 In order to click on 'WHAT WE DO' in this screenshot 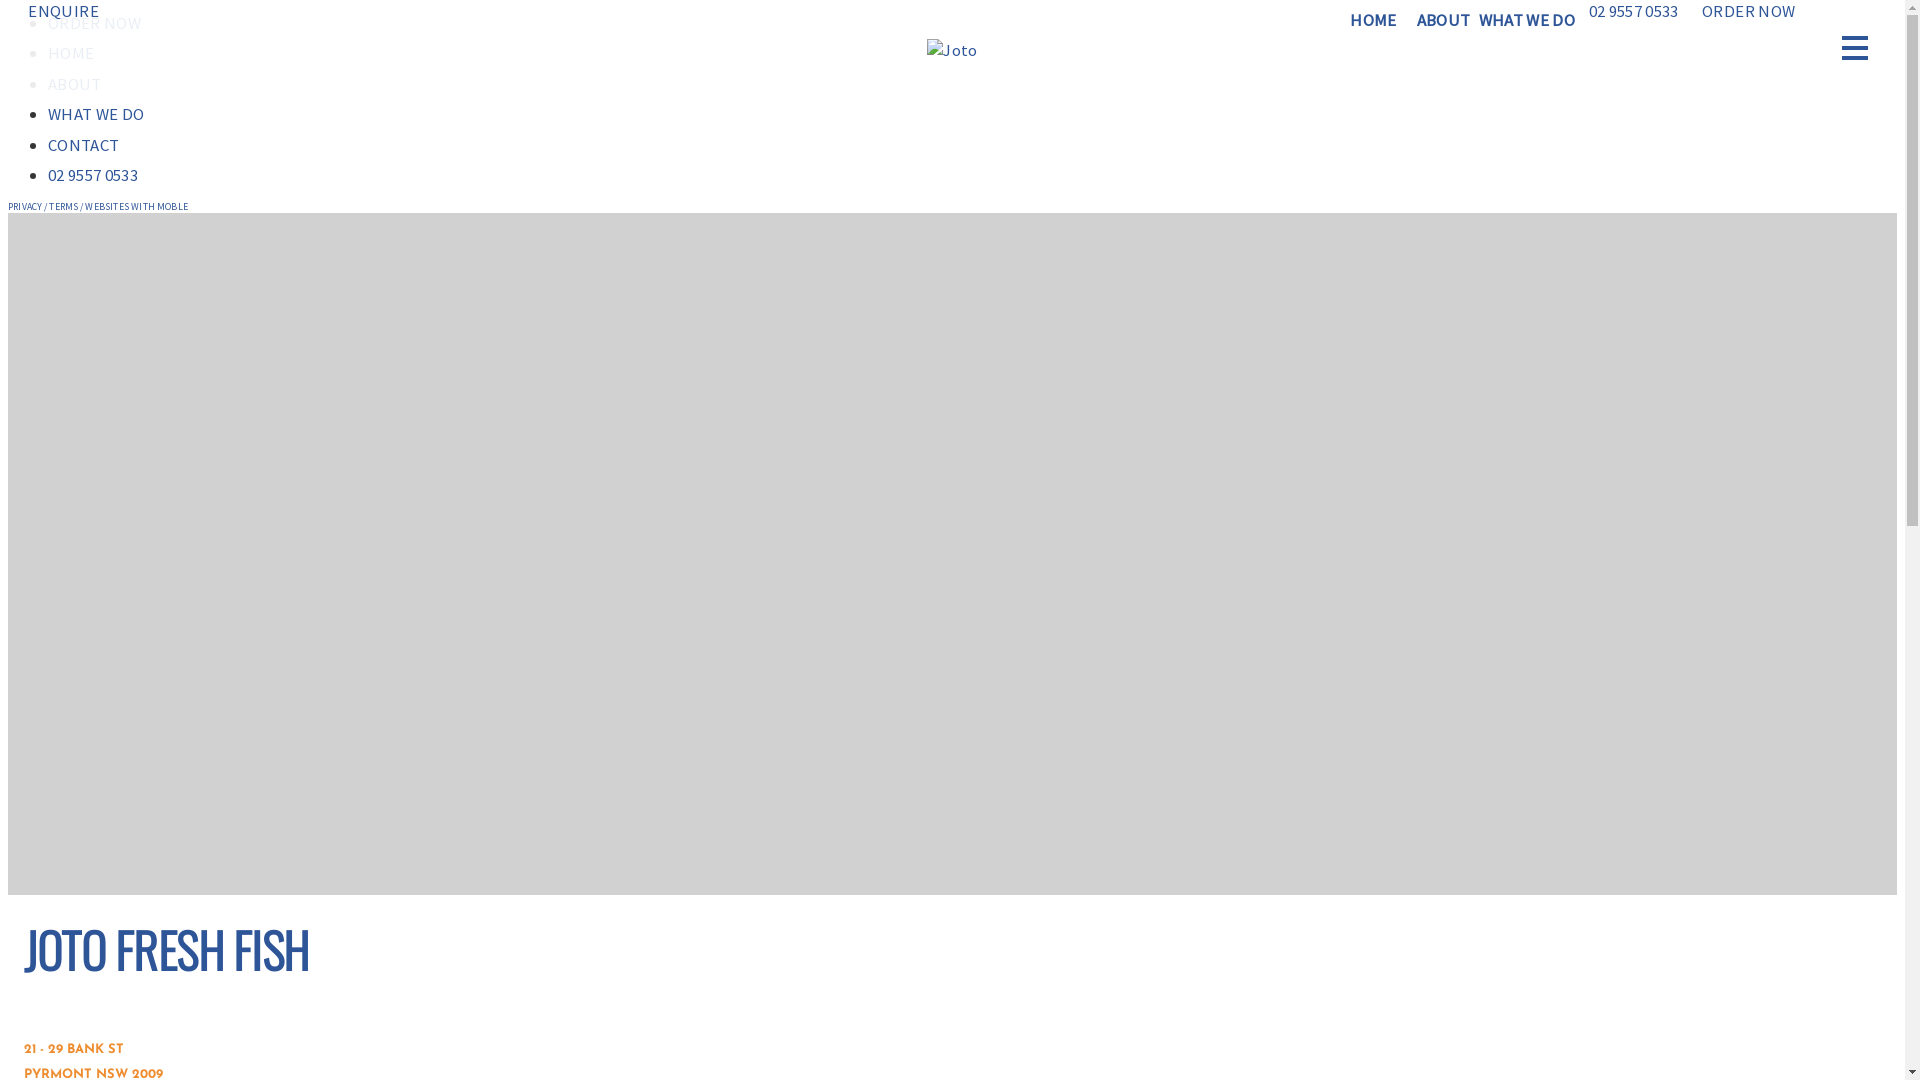, I will do `click(1525, 19)`.